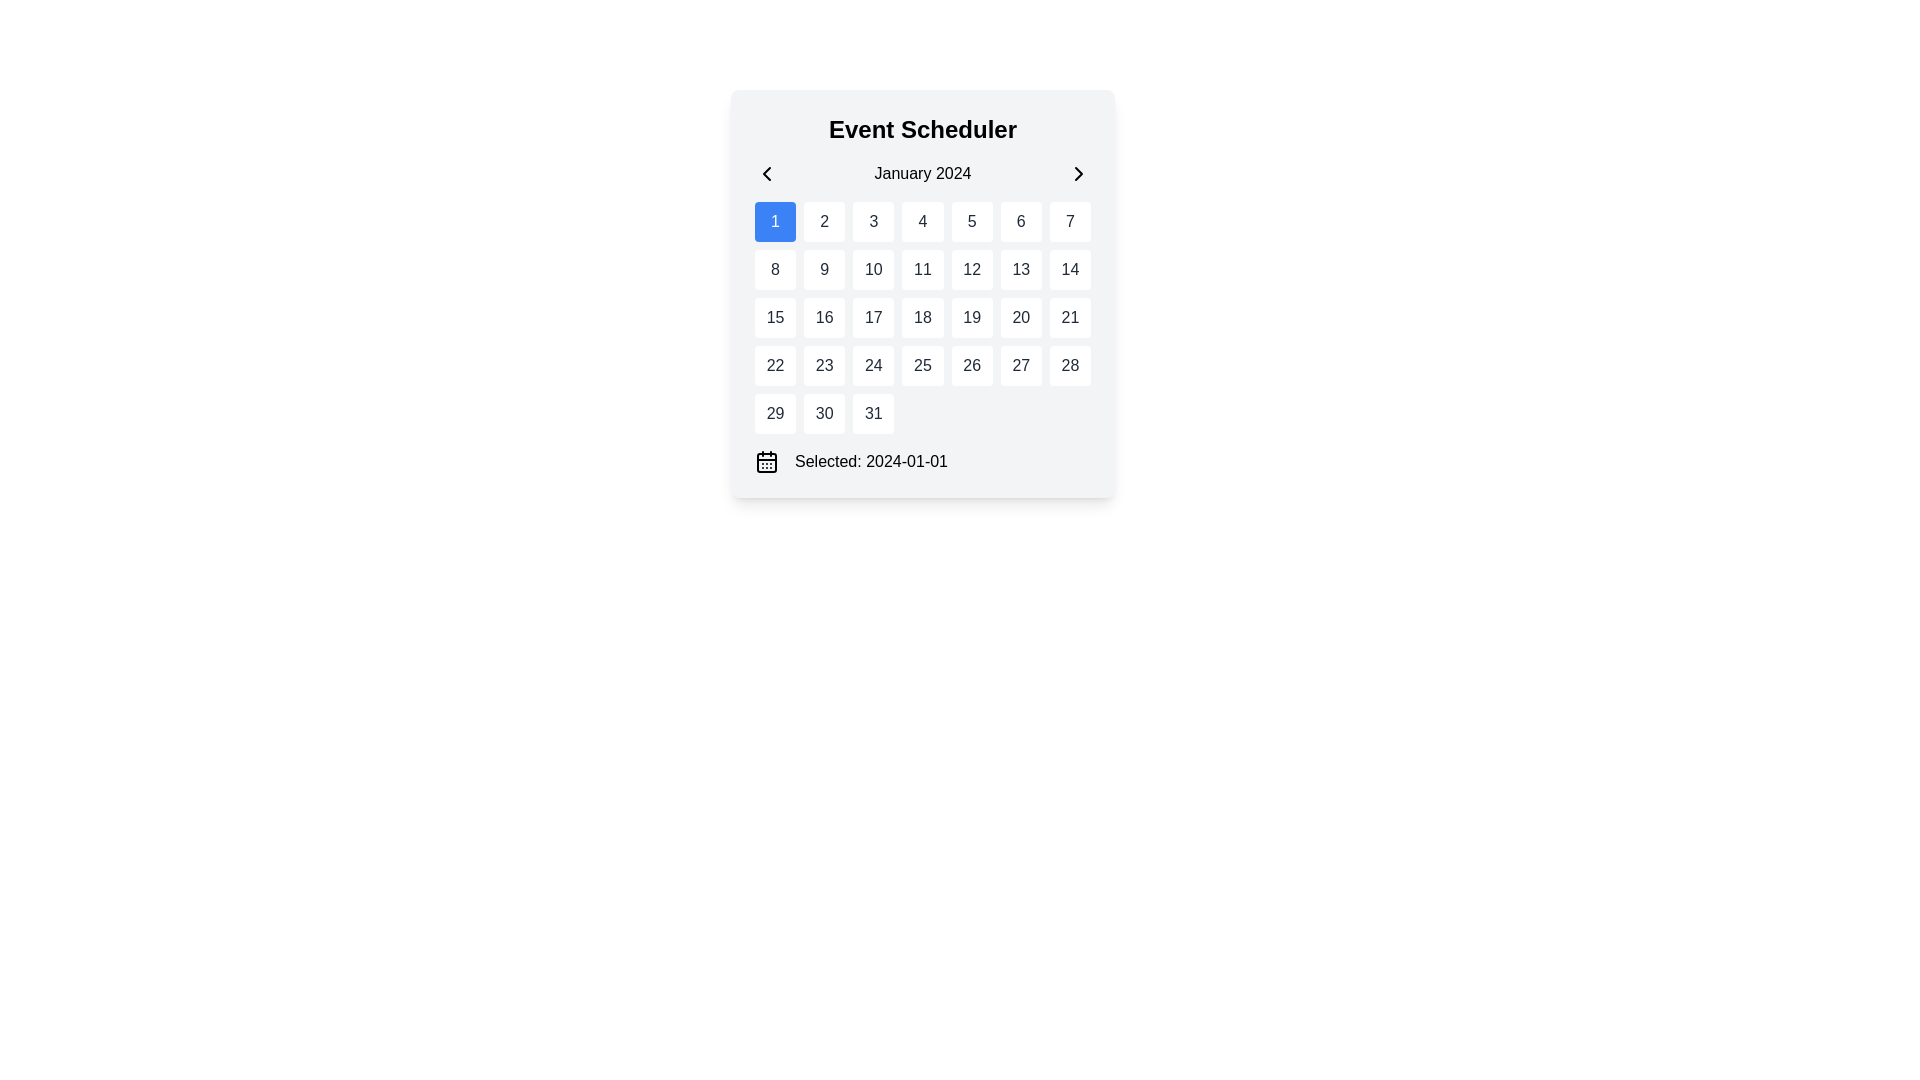 Image resolution: width=1920 pixels, height=1080 pixels. I want to click on from the calendar day cell representing '30', so click(824, 412).